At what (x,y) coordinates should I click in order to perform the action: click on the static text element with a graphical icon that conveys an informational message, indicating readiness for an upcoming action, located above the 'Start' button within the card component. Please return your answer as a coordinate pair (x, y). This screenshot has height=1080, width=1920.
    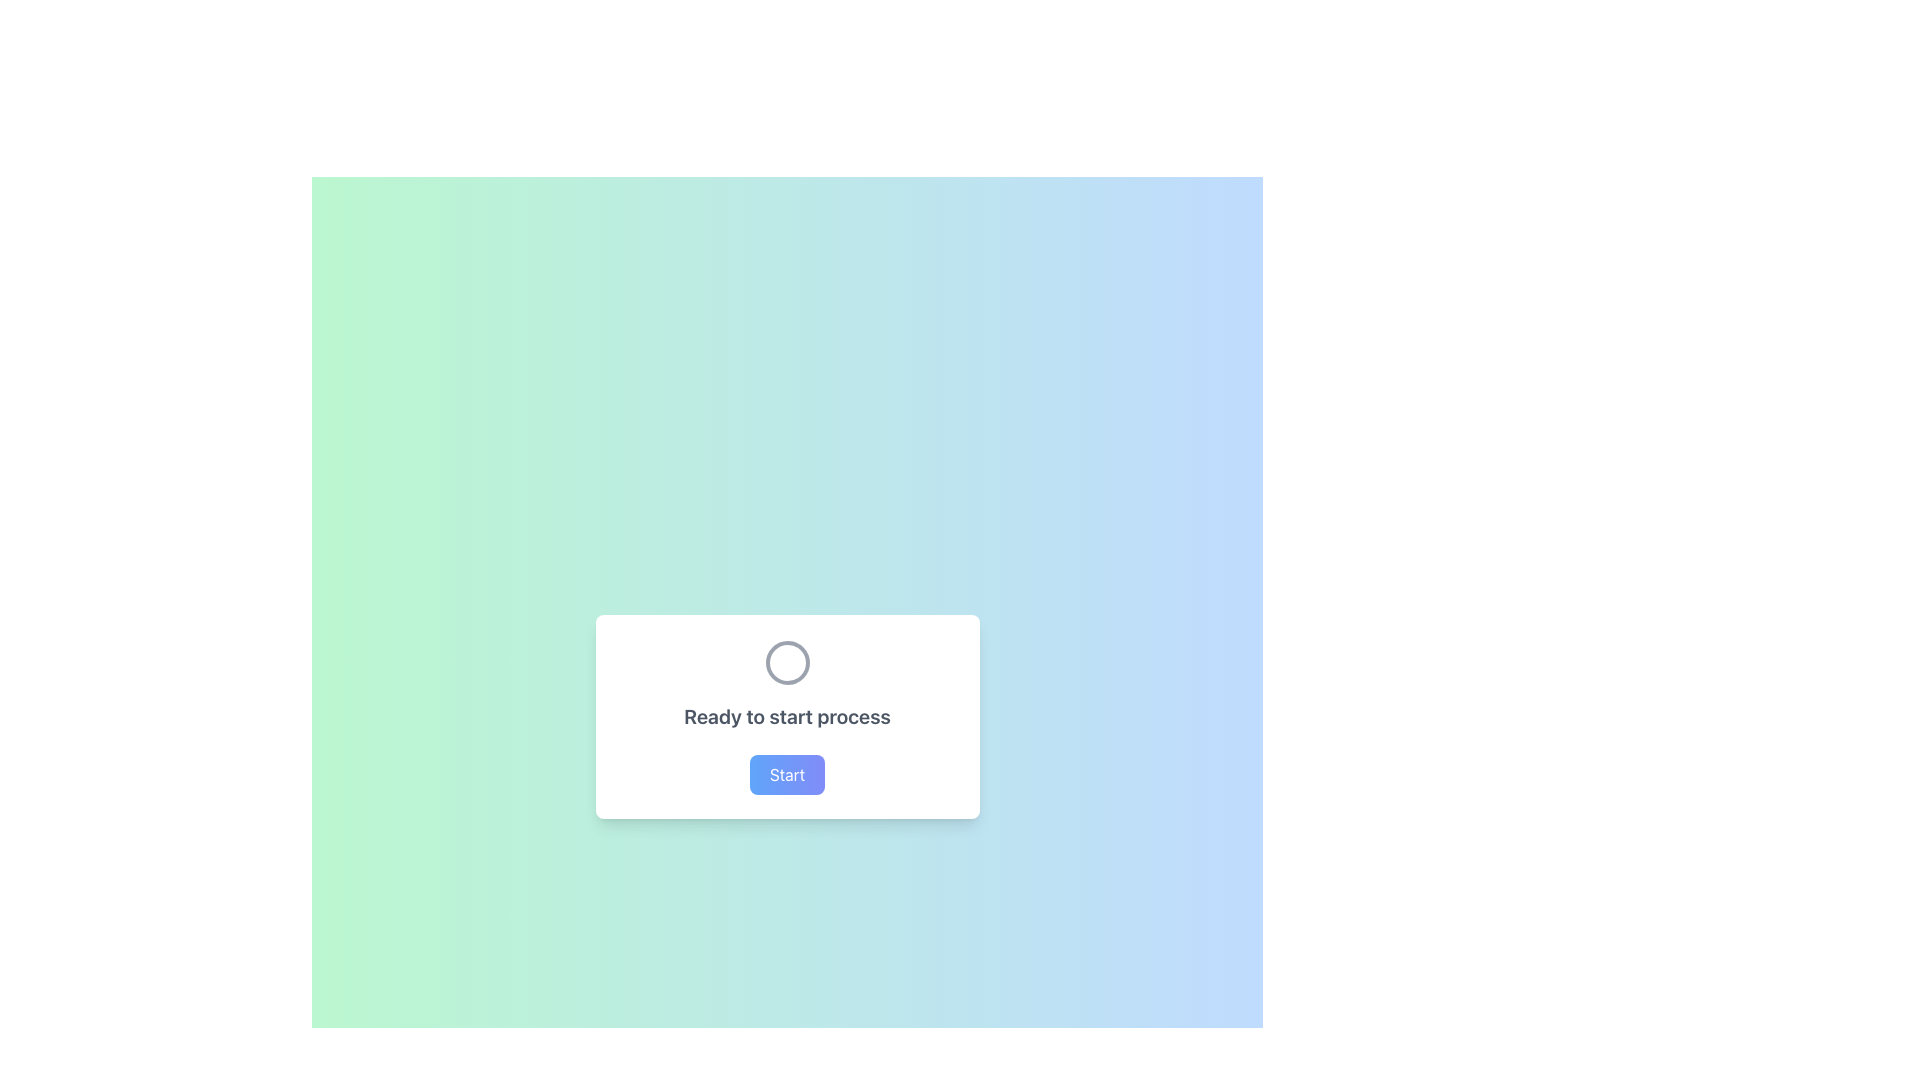
    Looking at the image, I should click on (786, 684).